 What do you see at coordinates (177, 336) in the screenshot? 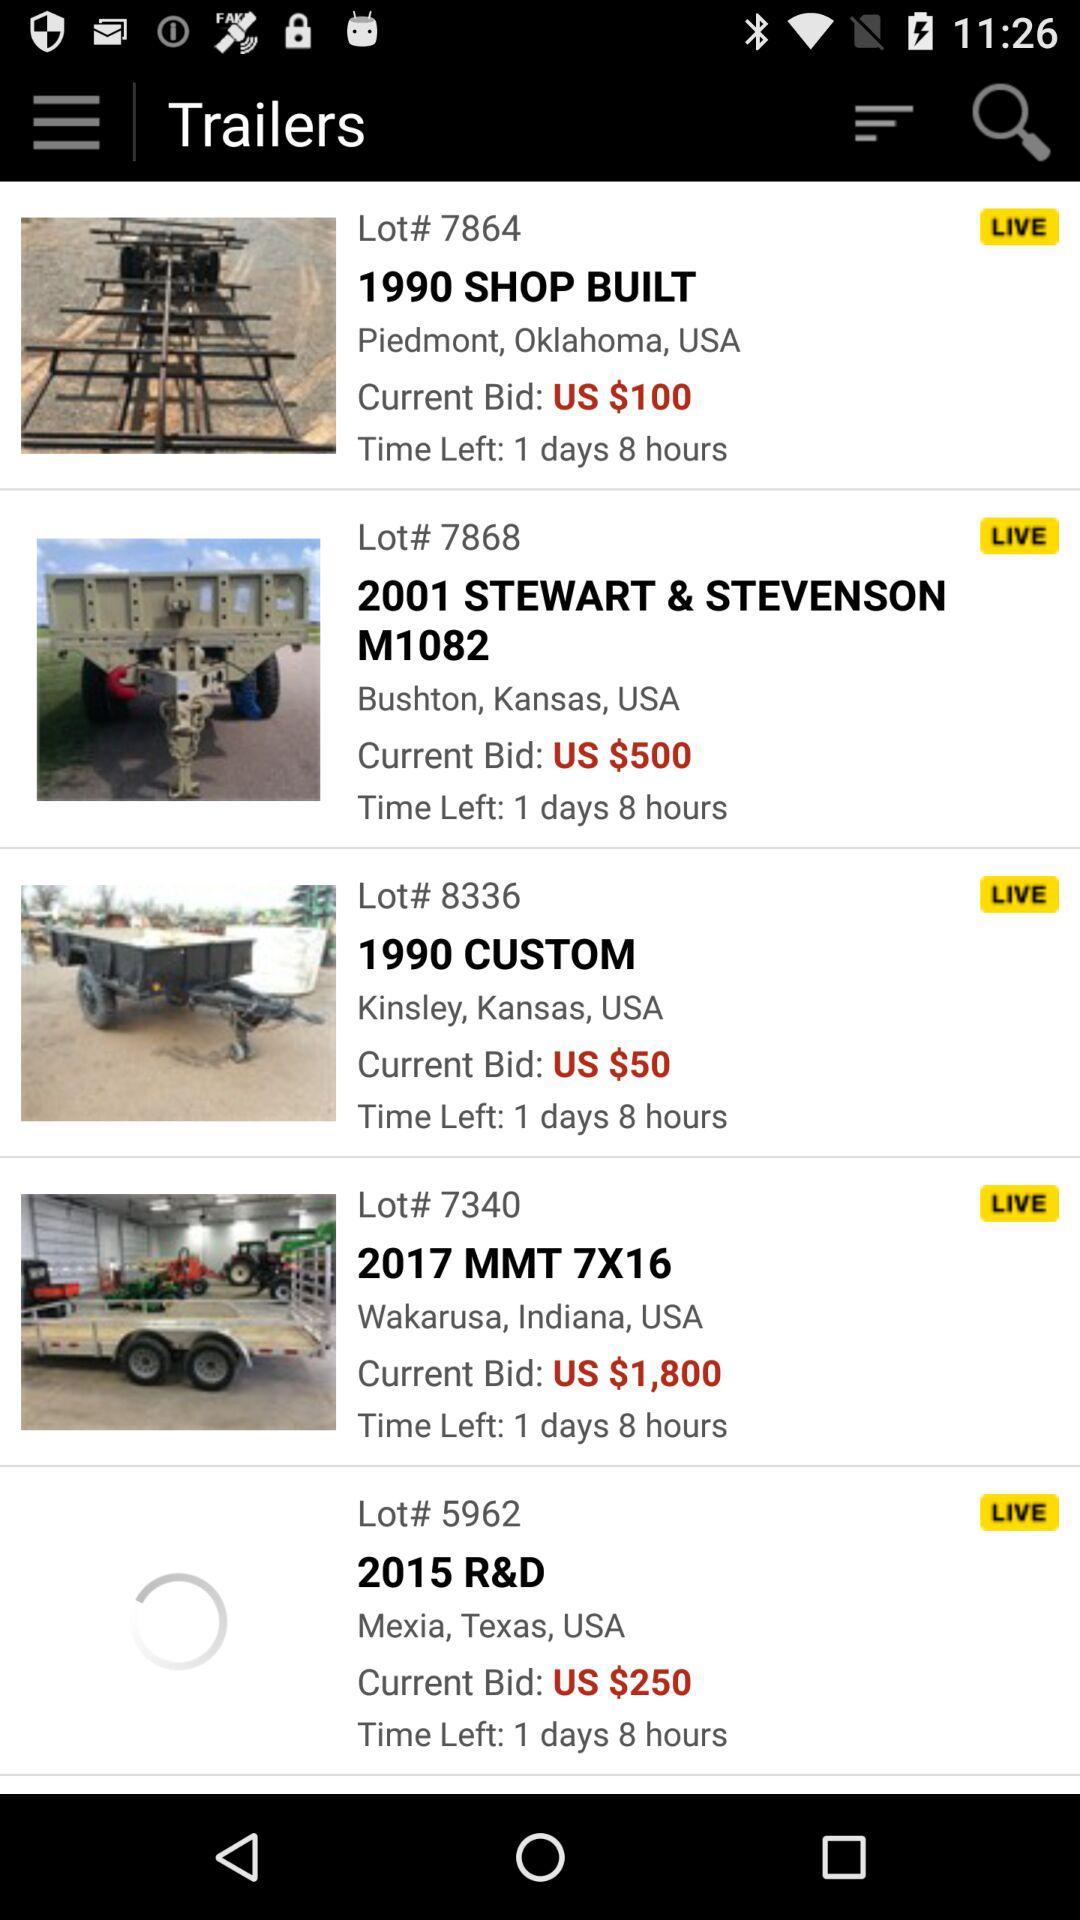
I see `the first image` at bounding box center [177, 336].